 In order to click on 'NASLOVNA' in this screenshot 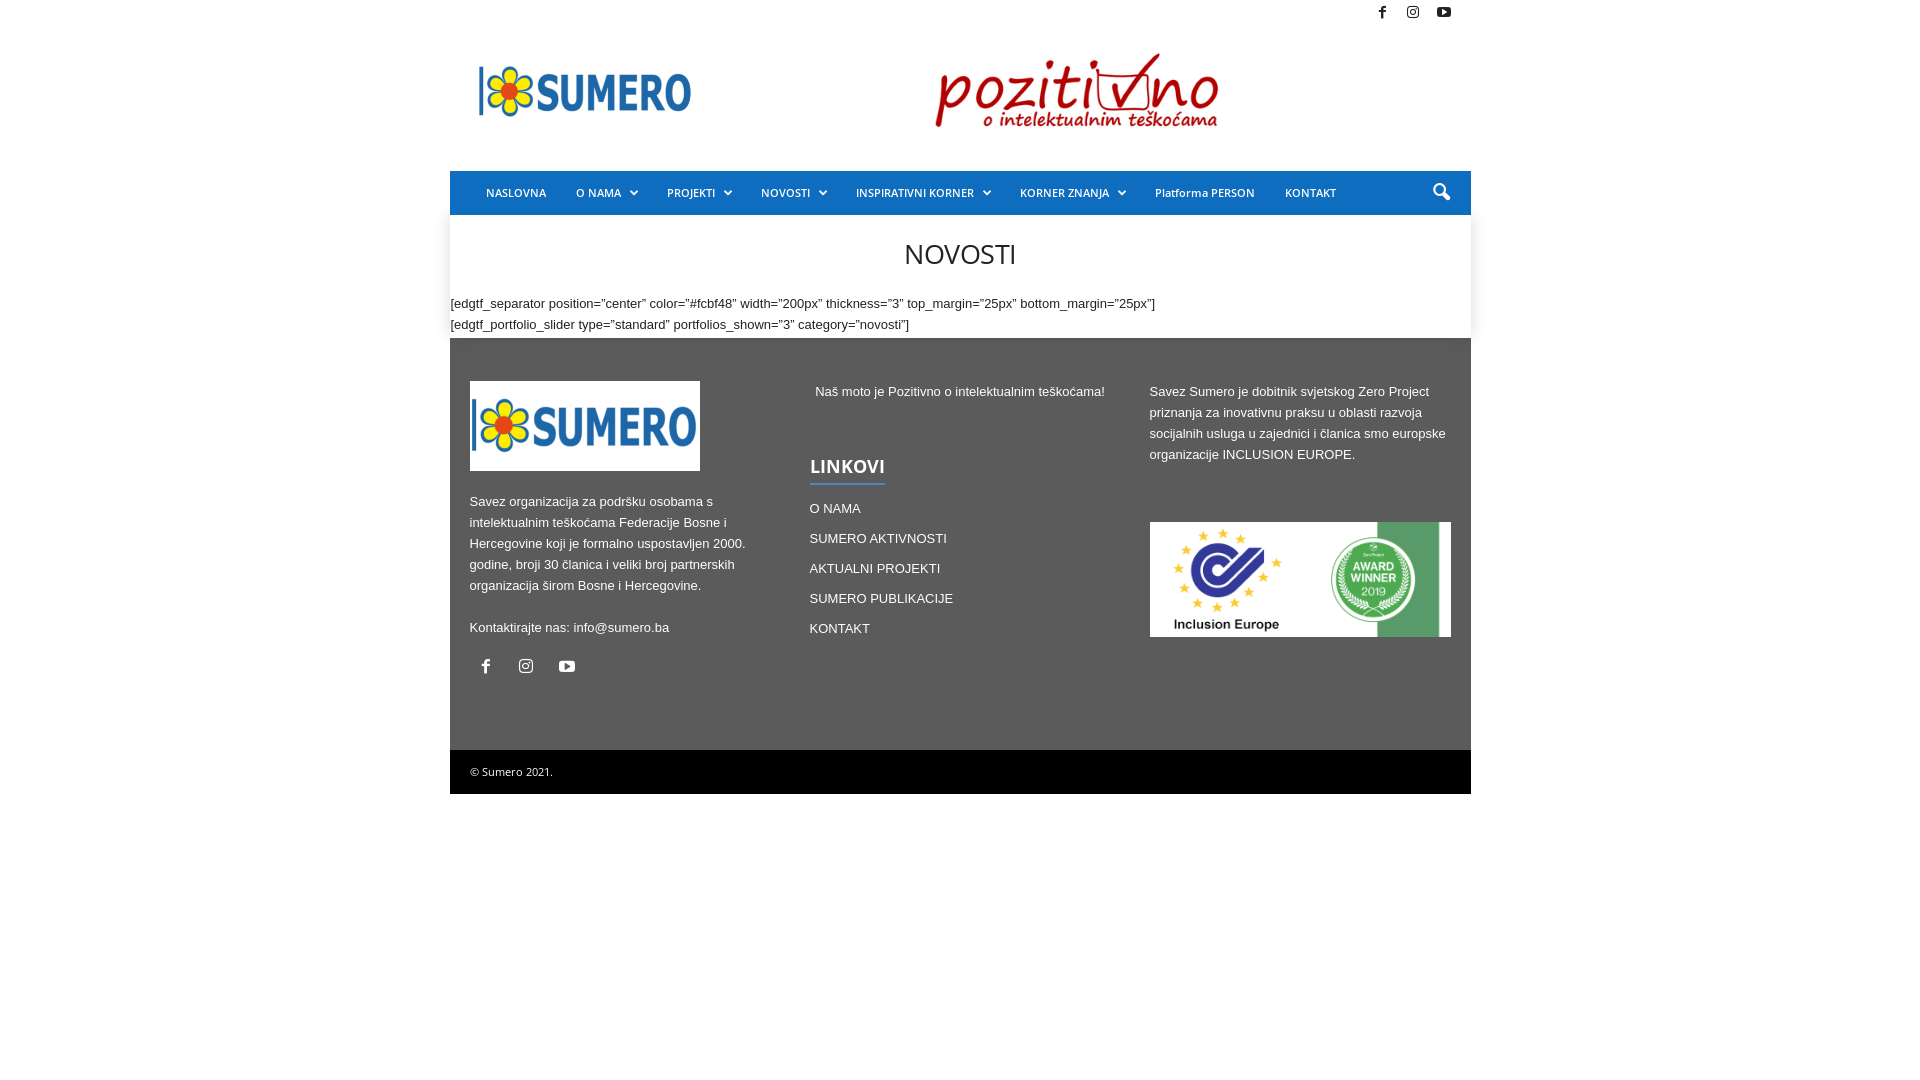, I will do `click(469, 192)`.